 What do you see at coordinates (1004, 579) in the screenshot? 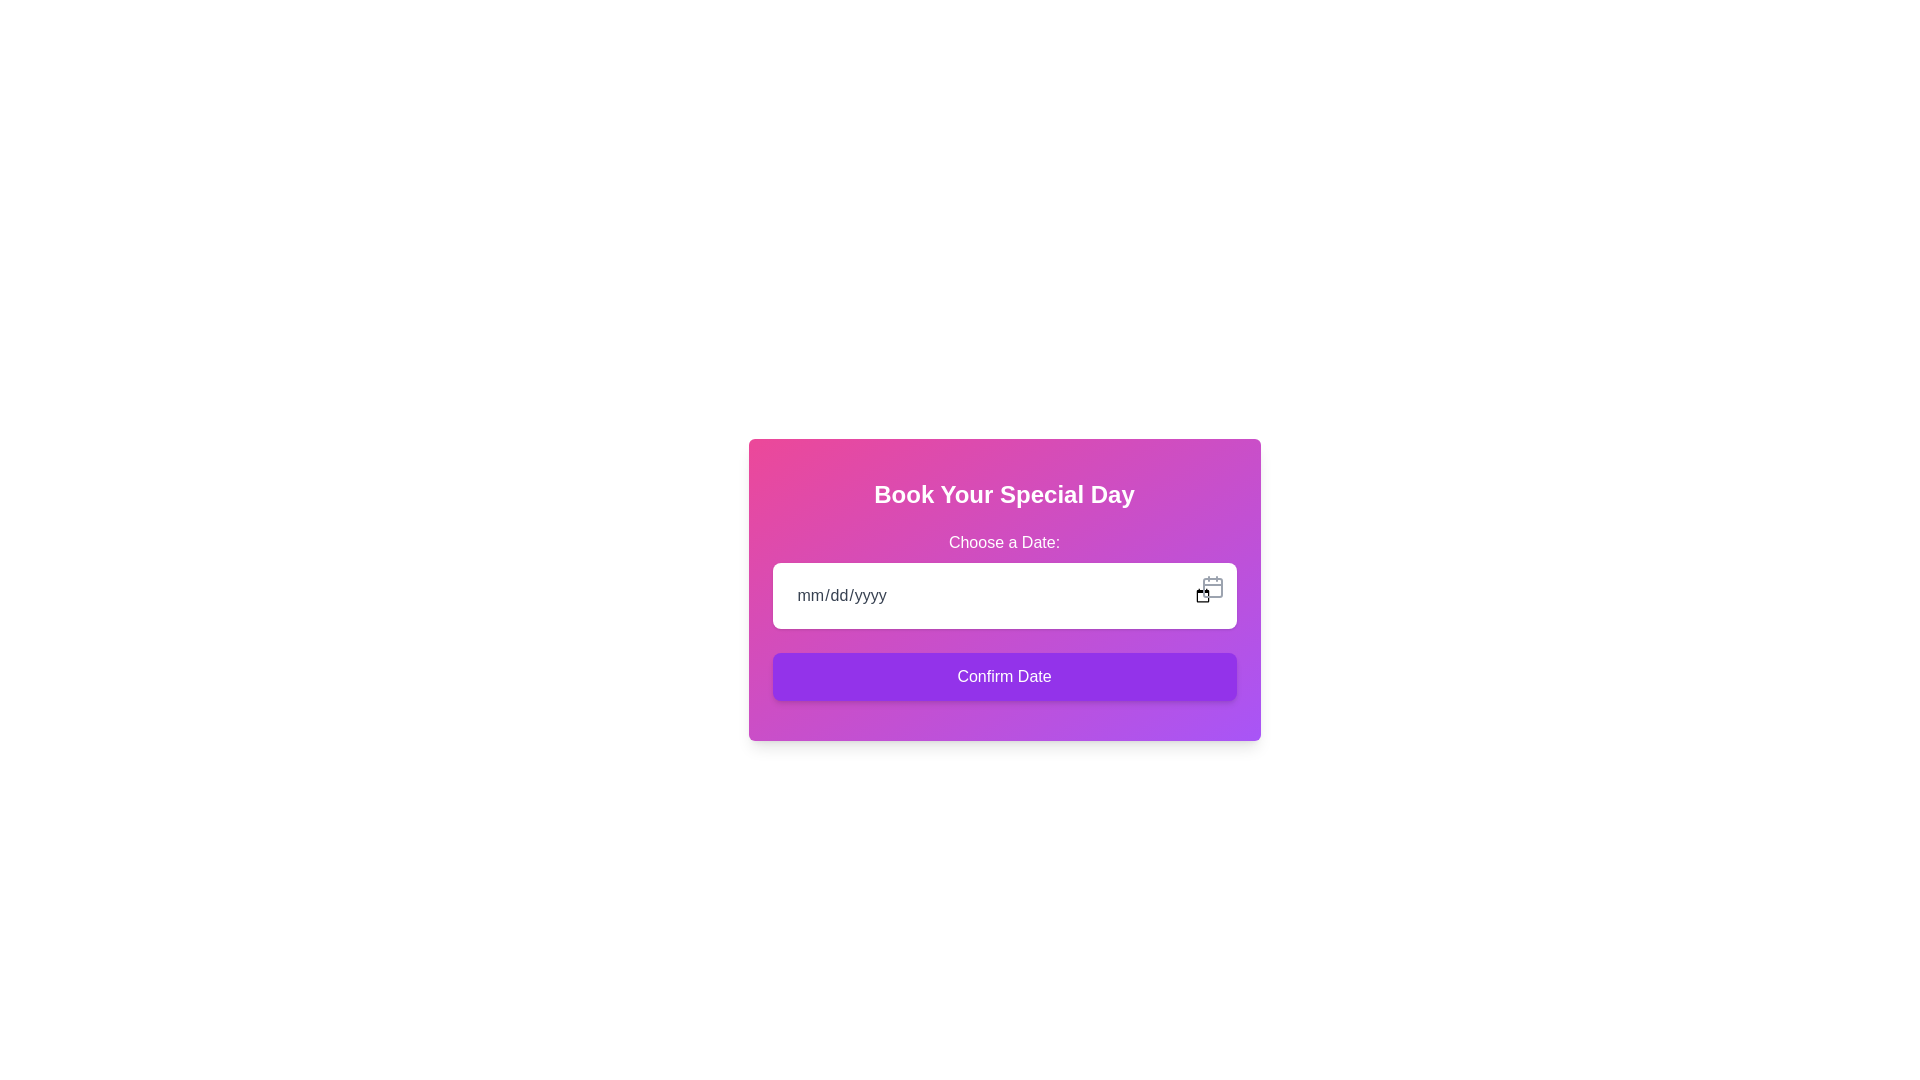
I see `the input field of the 'Choose a Date:' section to activate it` at bounding box center [1004, 579].